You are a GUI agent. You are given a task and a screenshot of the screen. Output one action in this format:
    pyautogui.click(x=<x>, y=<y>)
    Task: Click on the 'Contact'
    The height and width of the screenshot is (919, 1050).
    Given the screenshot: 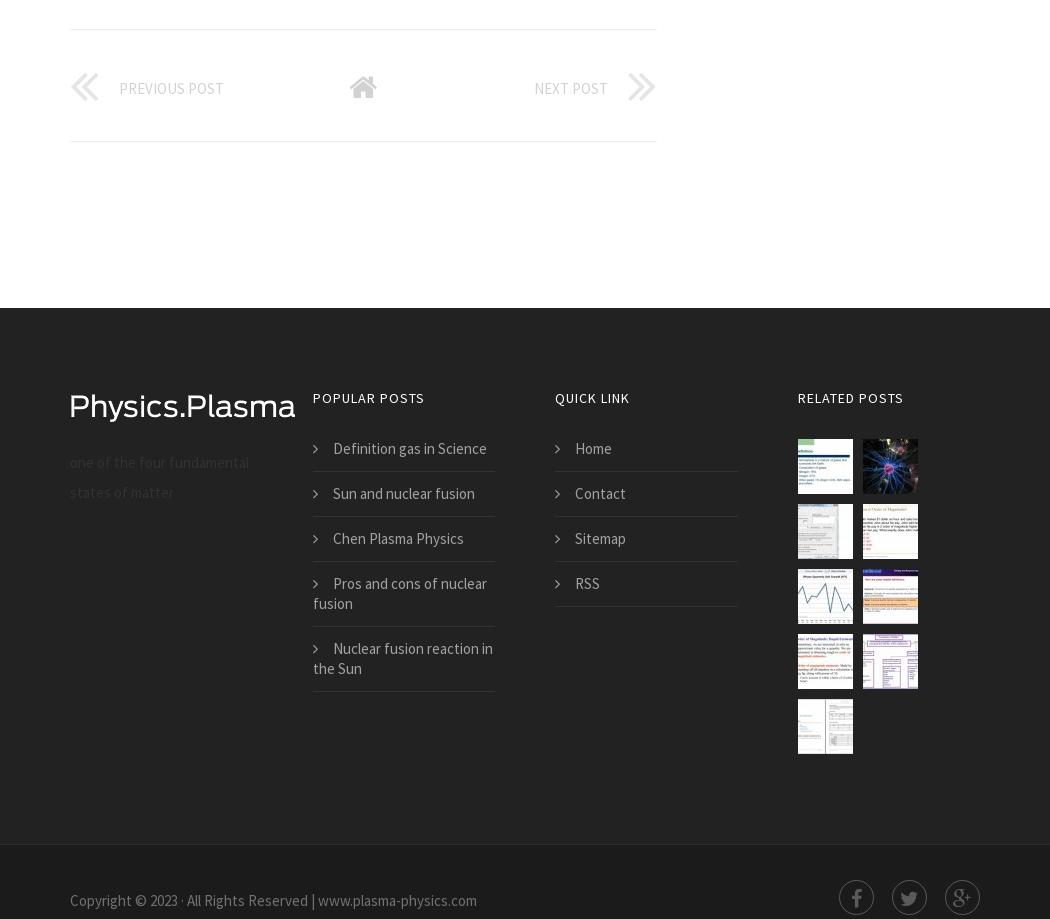 What is the action you would take?
    pyautogui.click(x=600, y=492)
    